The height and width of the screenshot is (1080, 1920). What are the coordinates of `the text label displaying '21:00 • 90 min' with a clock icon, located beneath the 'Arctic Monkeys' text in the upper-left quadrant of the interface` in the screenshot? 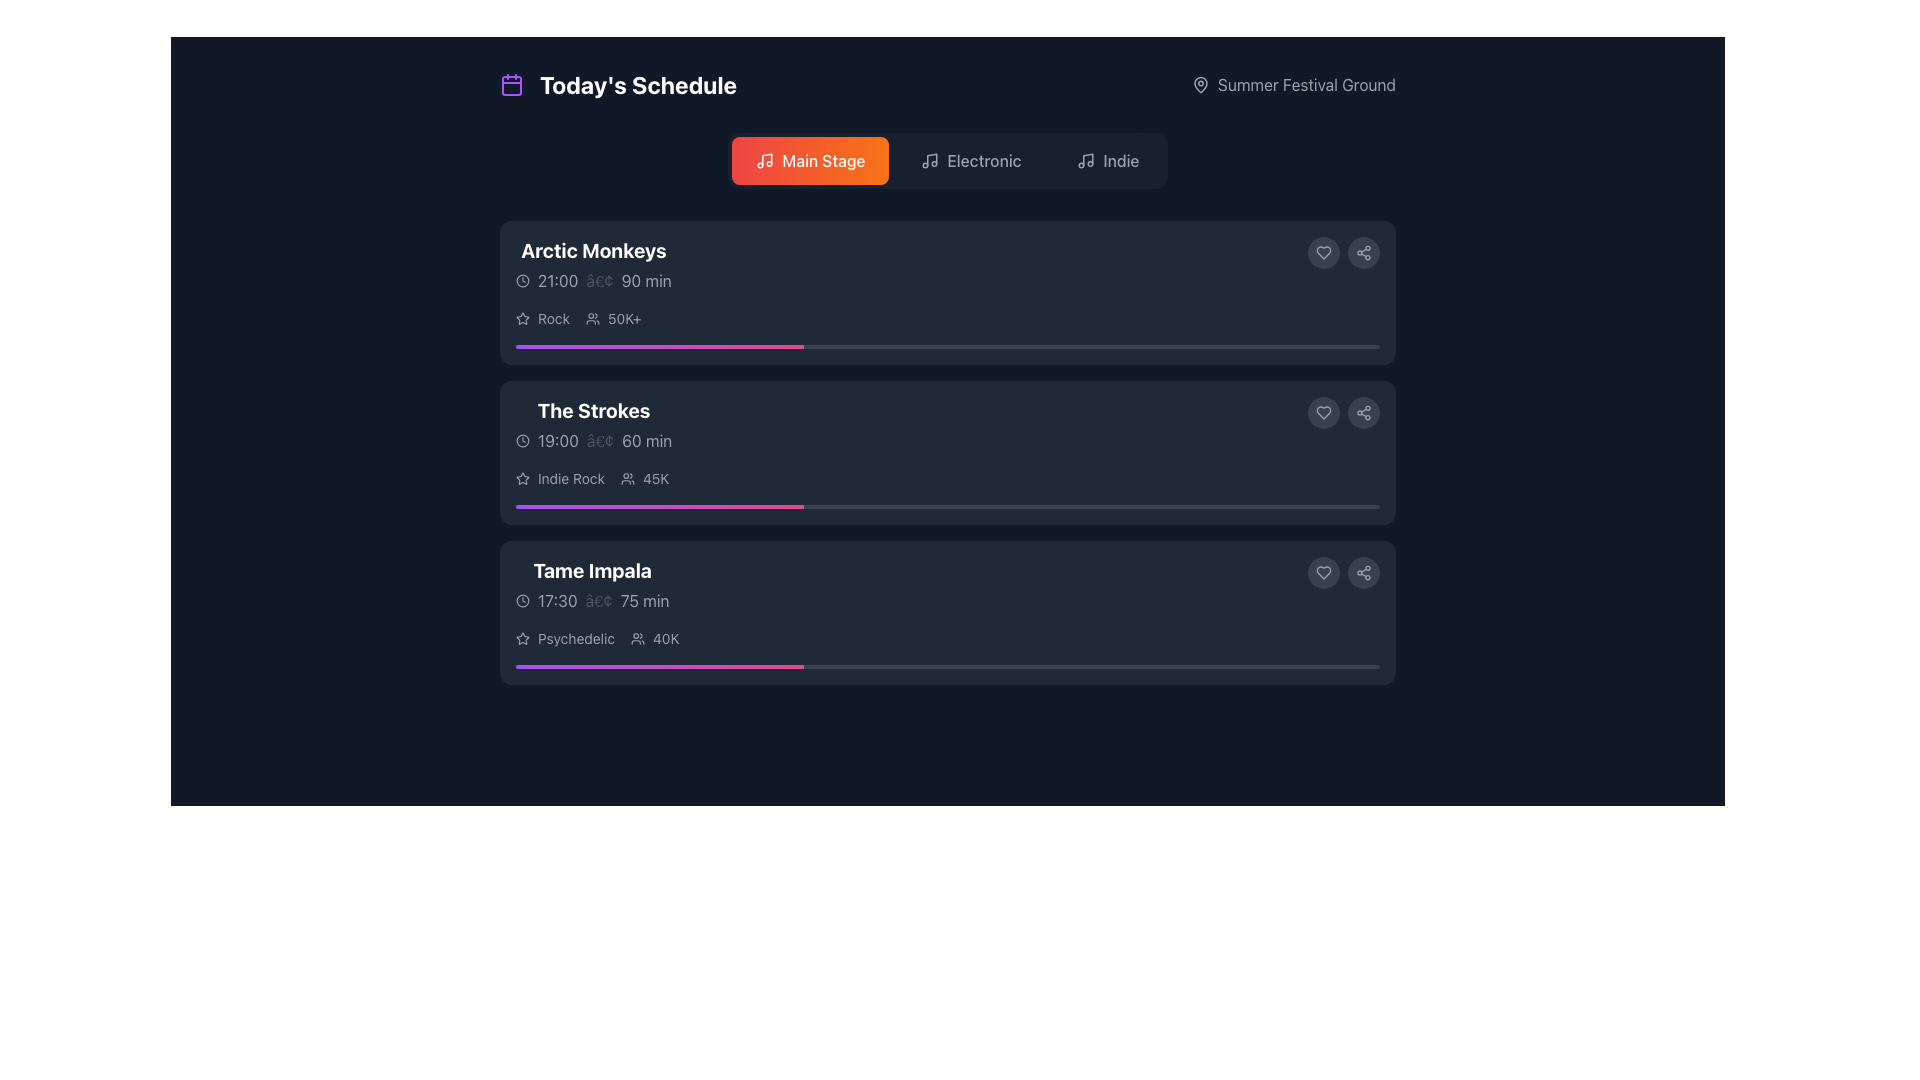 It's located at (592, 281).